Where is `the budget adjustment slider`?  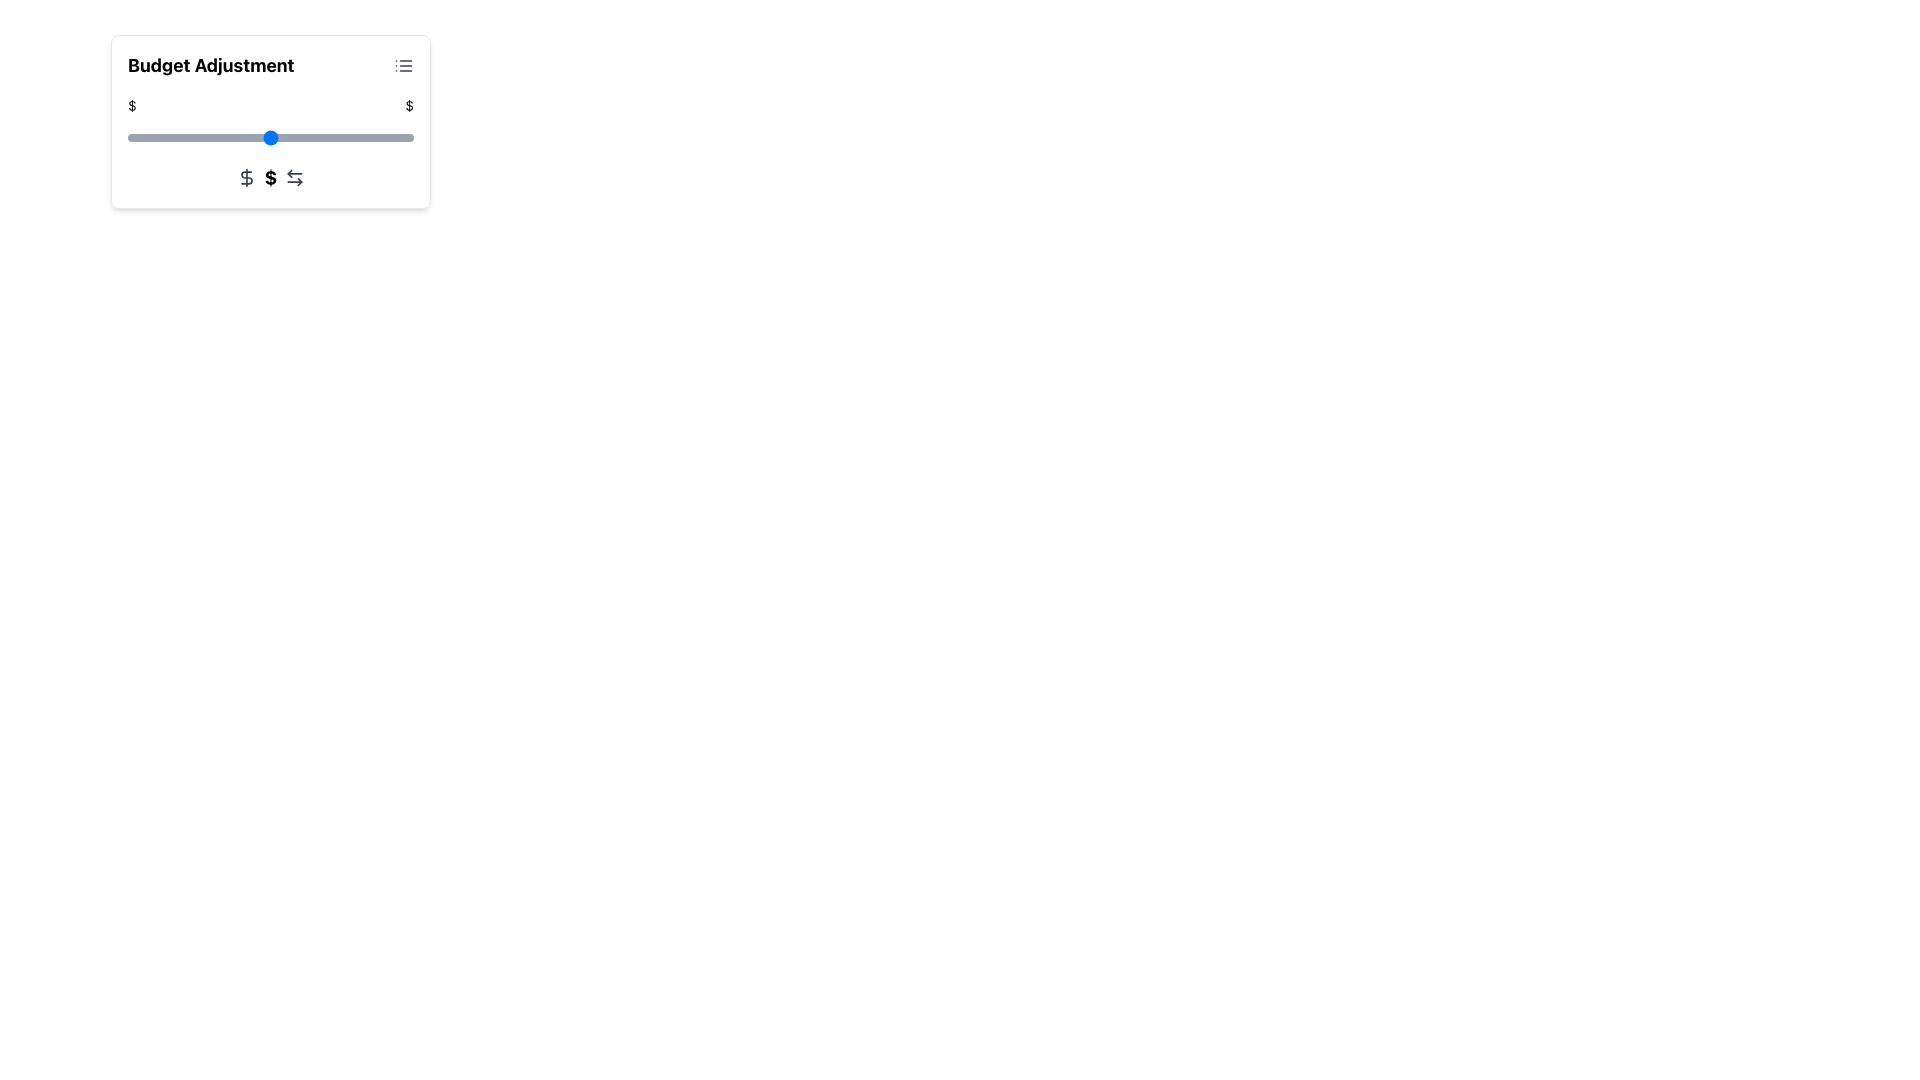 the budget adjustment slider is located at coordinates (348, 137).